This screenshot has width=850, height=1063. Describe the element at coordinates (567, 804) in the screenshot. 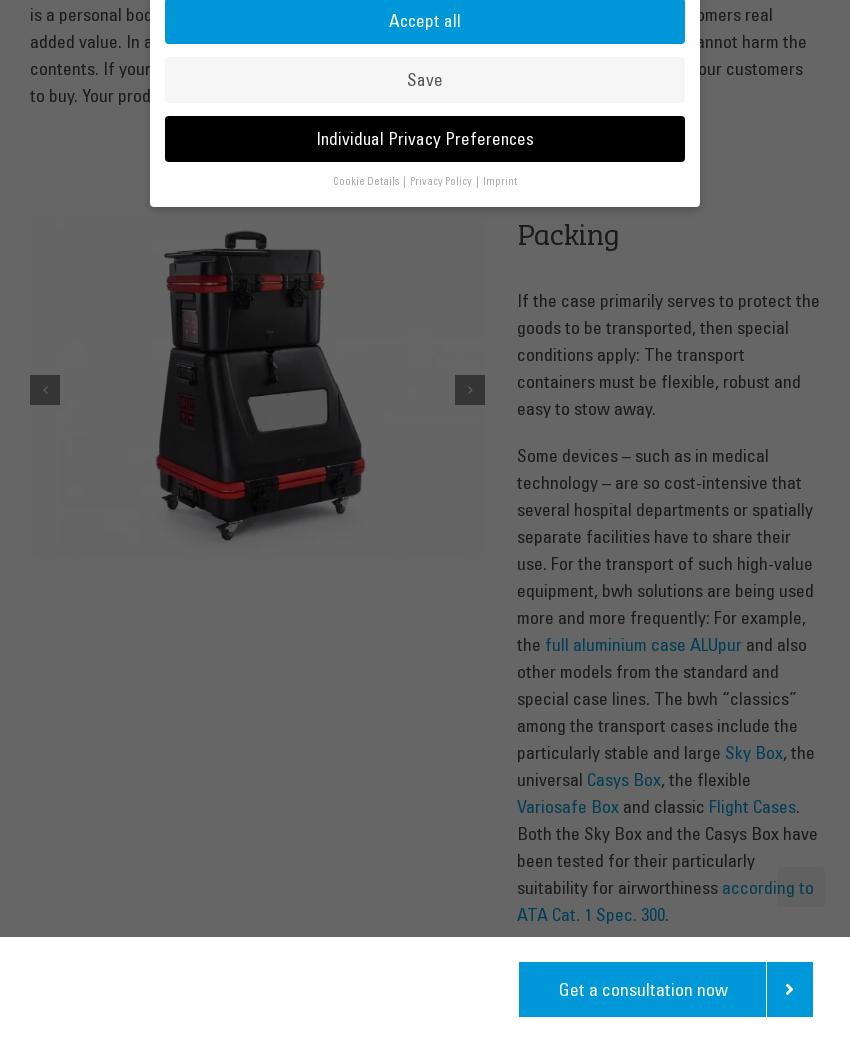

I see `'Variosafe Box'` at that location.